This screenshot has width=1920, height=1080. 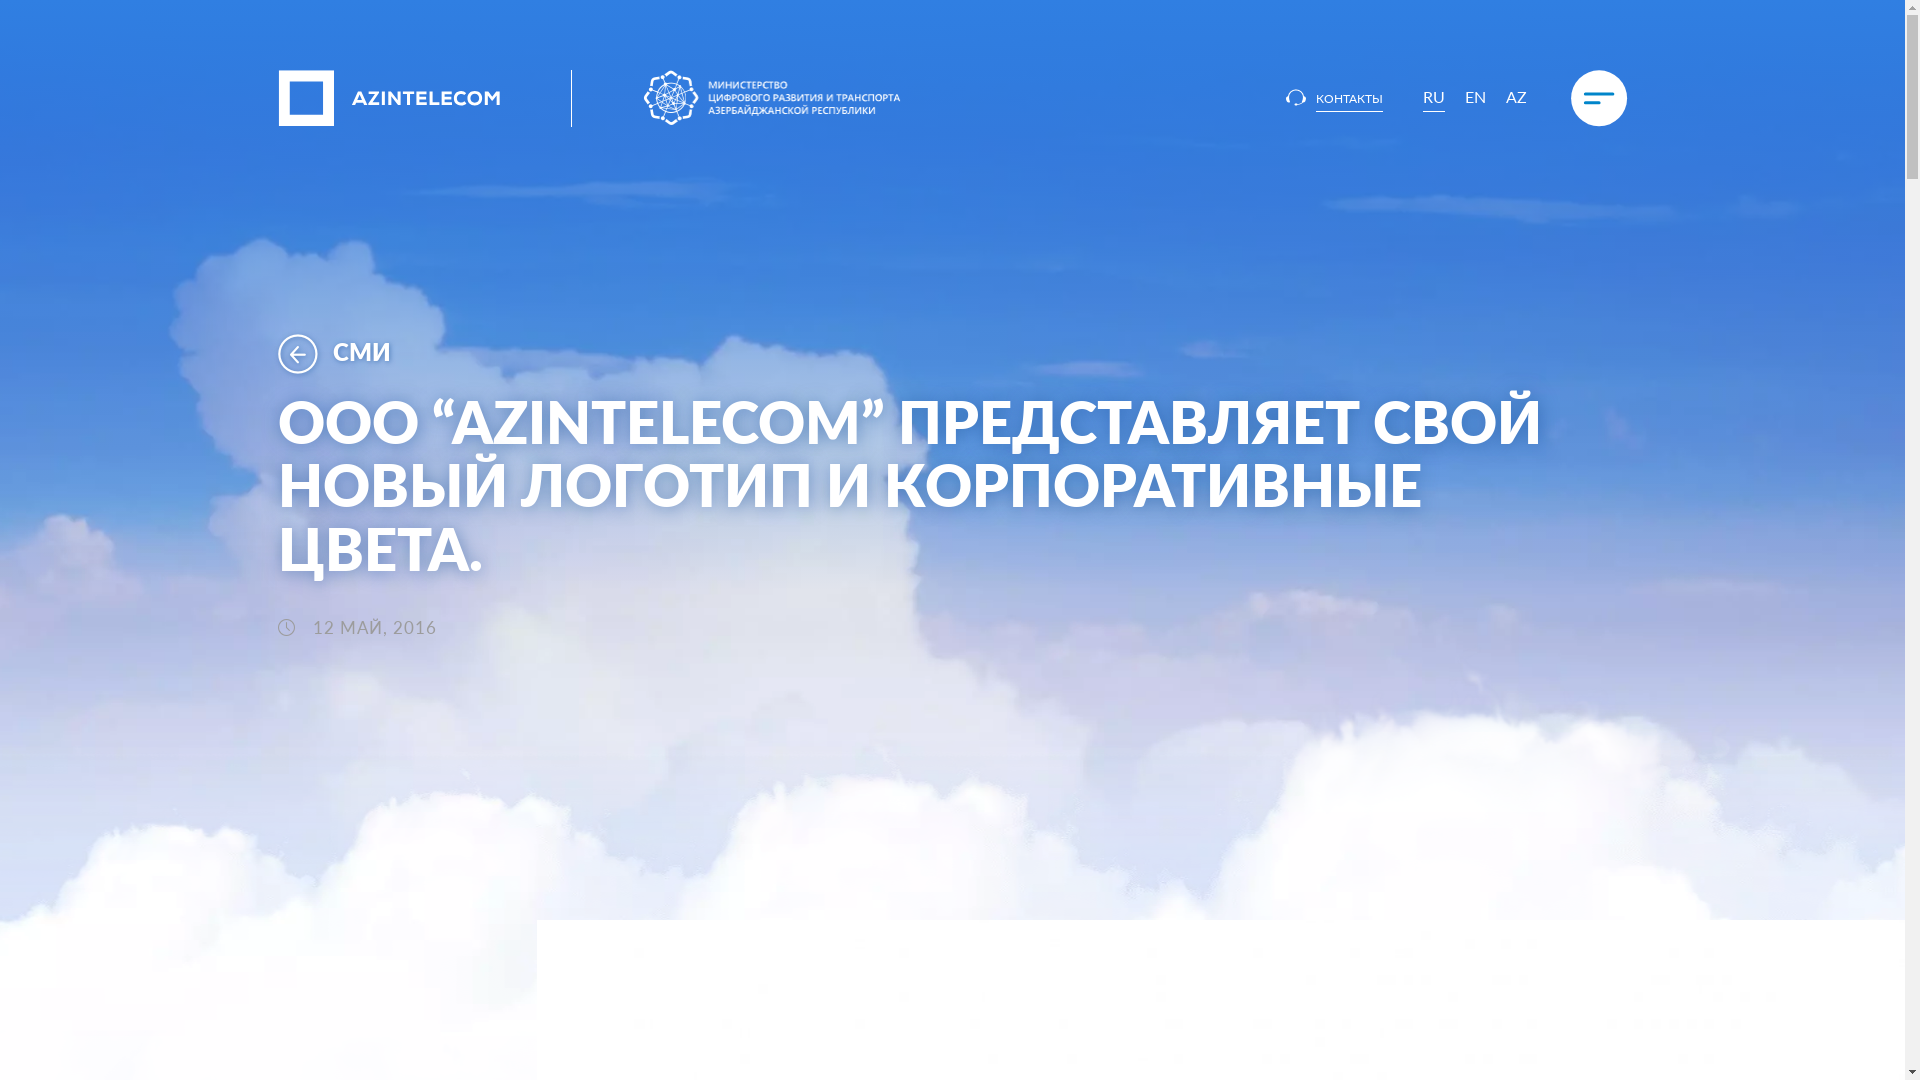 I want to click on 'AZ', so click(x=1516, y=96).